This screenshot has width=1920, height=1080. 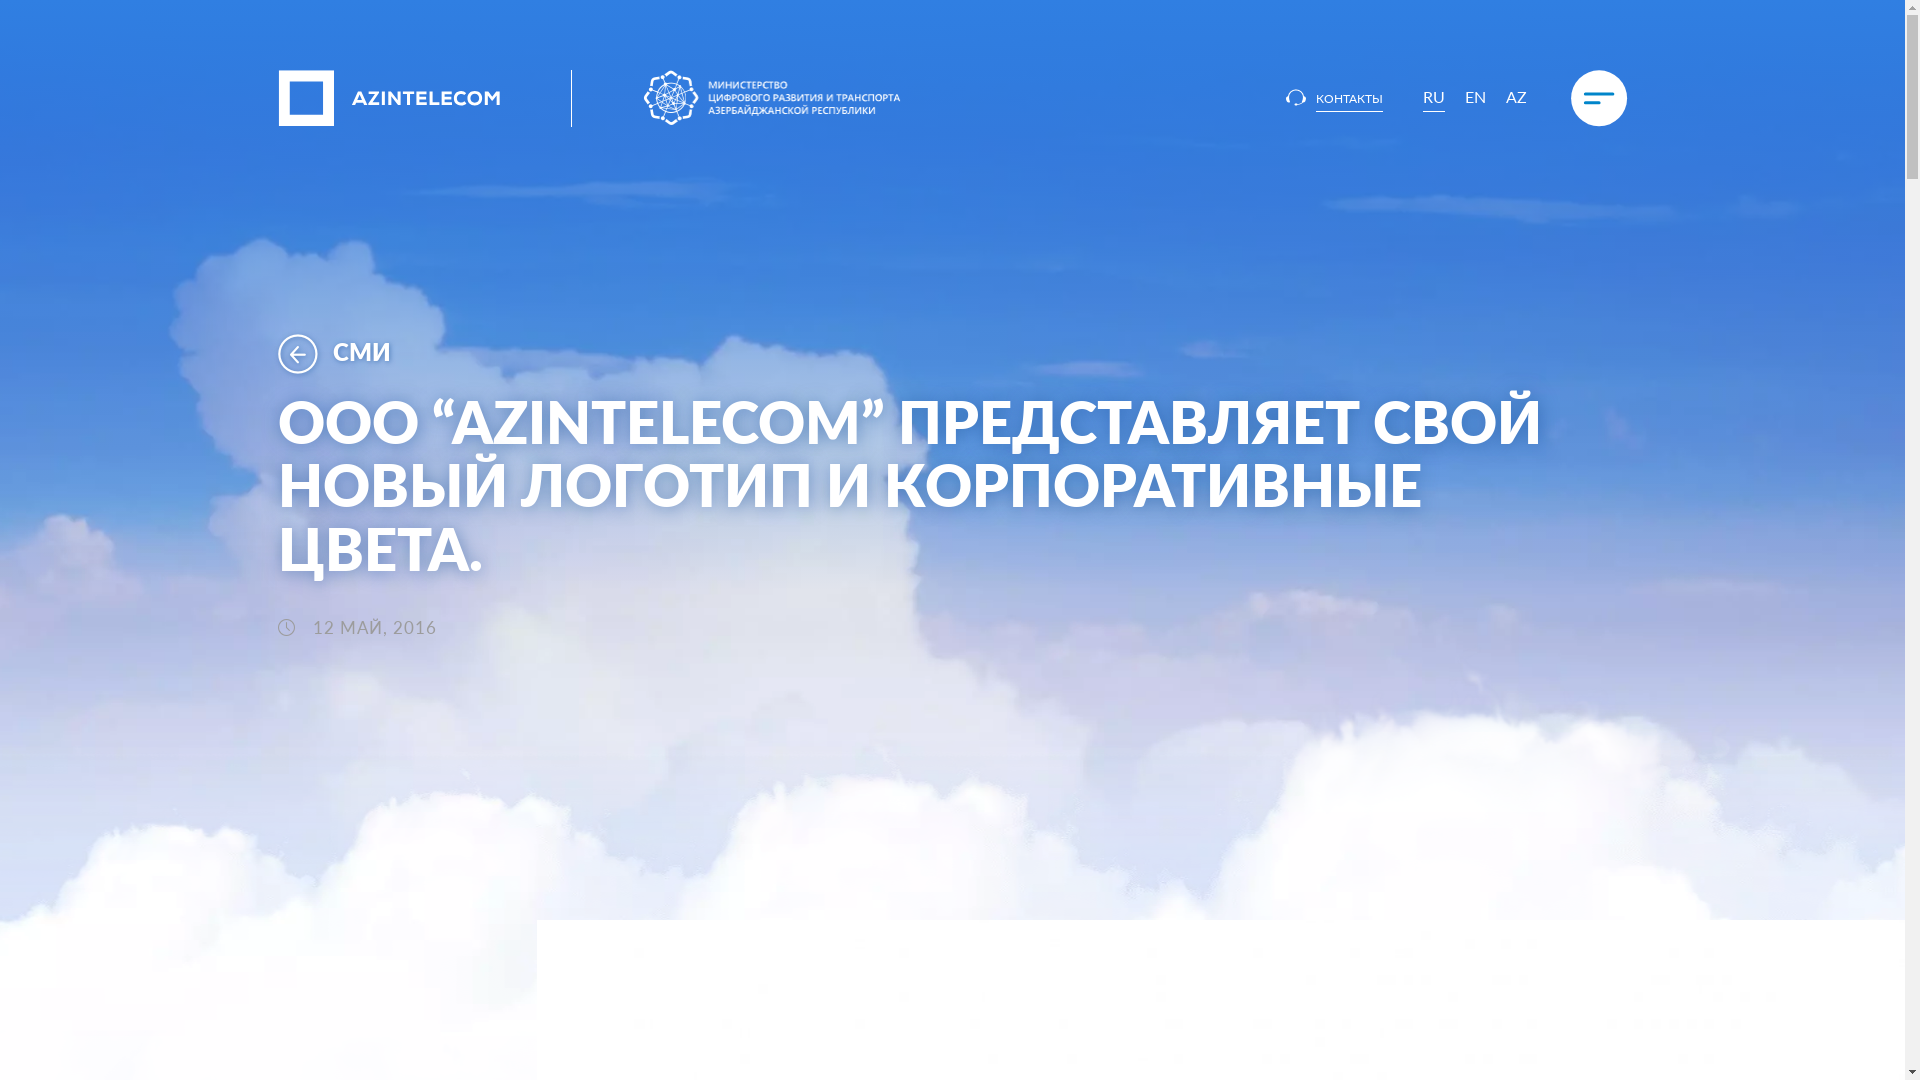 I want to click on 'AZ', so click(x=1516, y=96).